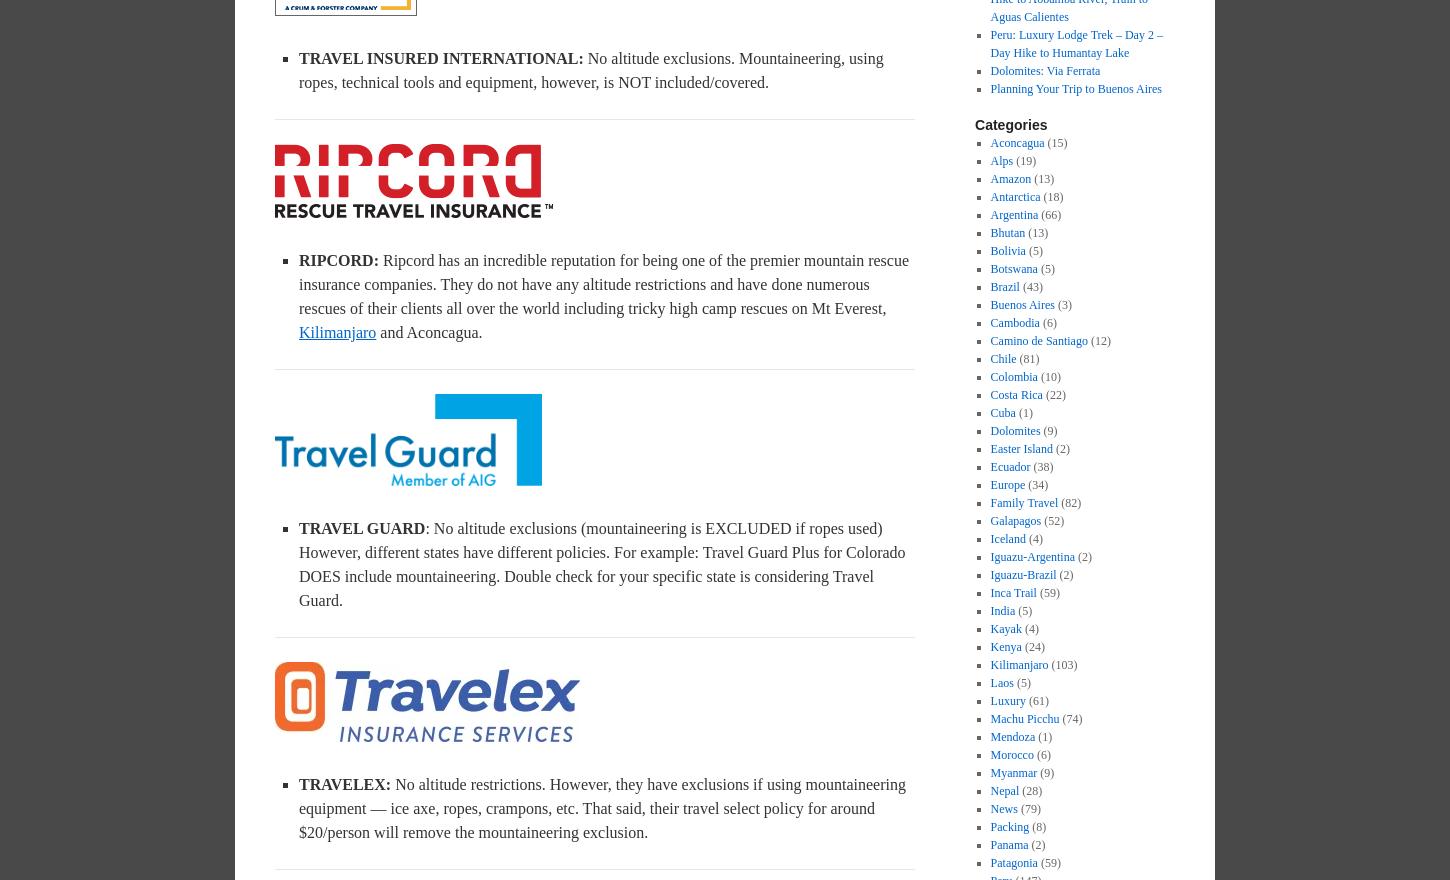 This screenshot has width=1450, height=880. Describe the element at coordinates (1010, 124) in the screenshot. I see `'Categories'` at that location.